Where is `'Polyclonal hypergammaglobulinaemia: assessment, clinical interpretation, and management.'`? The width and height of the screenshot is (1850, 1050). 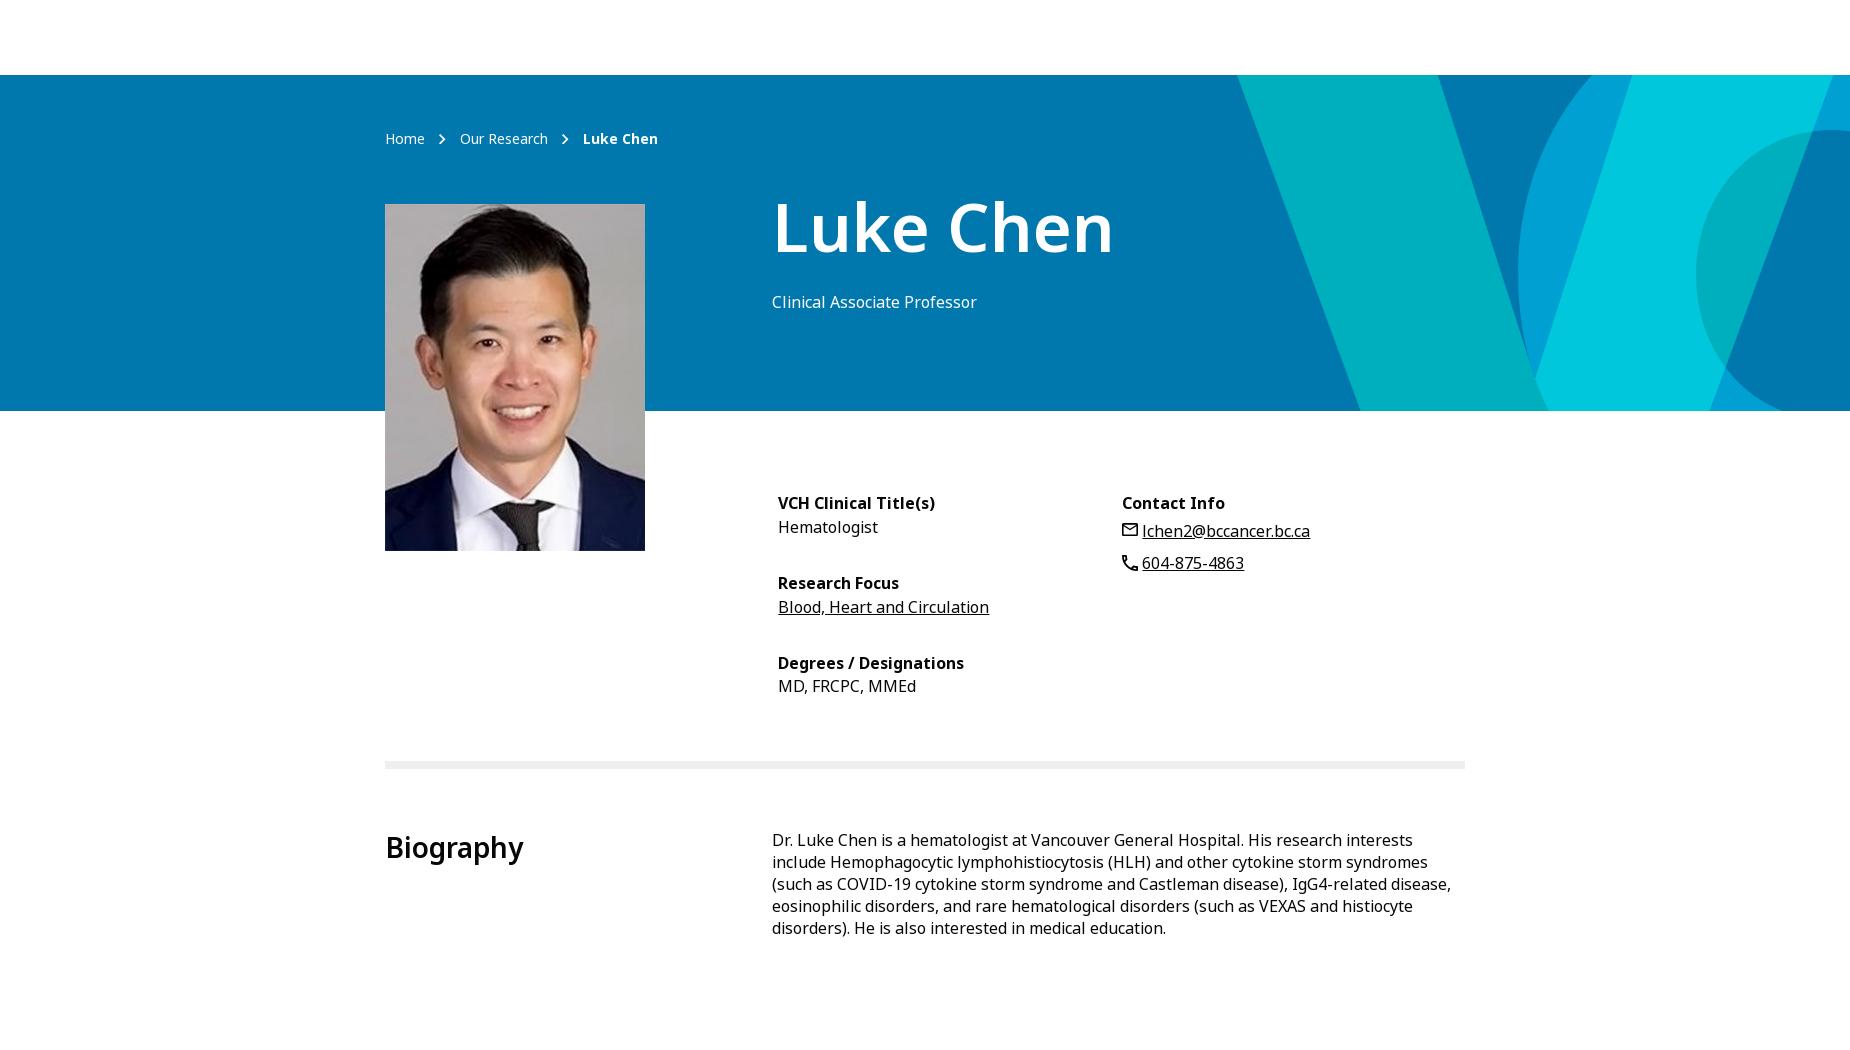
'Polyclonal hypergammaglobulinaemia: assessment, clinical interpretation, and management.' is located at coordinates (1078, 646).